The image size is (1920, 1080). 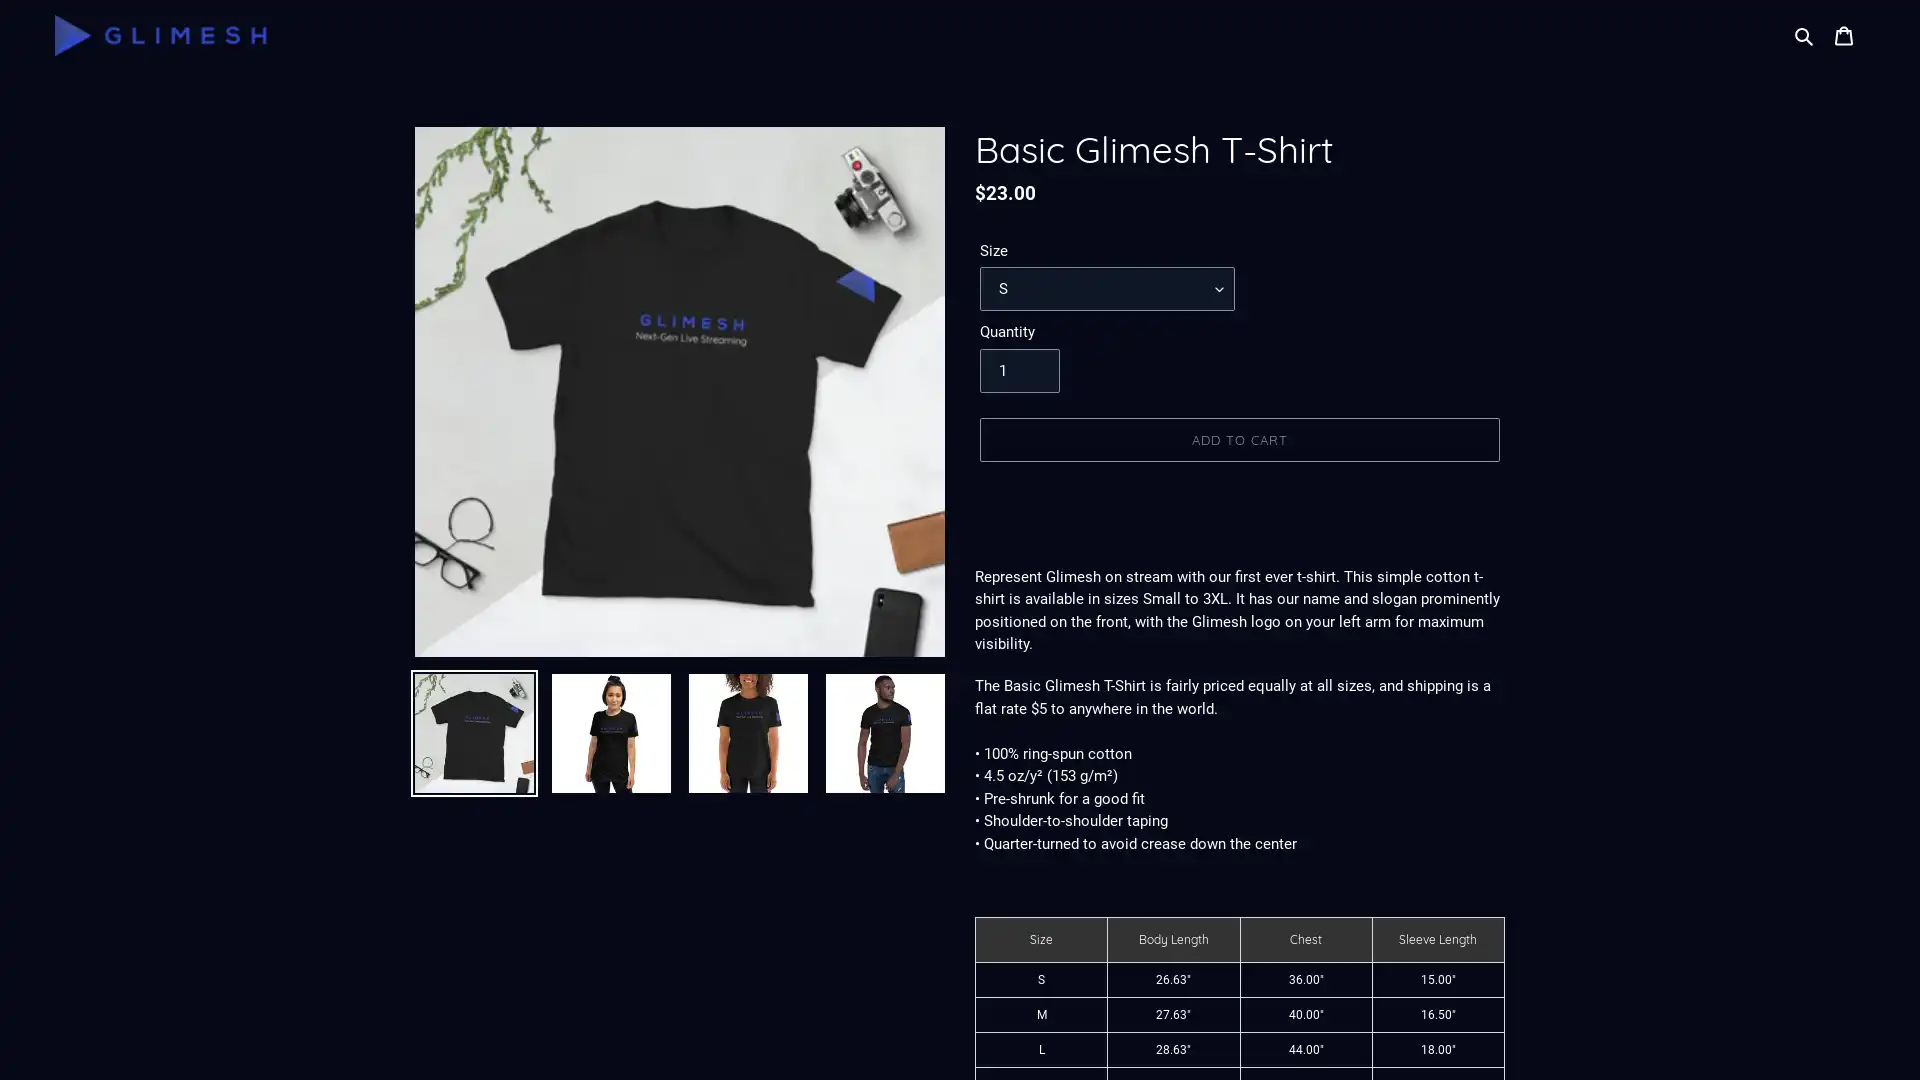 What do you see at coordinates (1238, 493) in the screenshot?
I see `BUY IT NOW` at bounding box center [1238, 493].